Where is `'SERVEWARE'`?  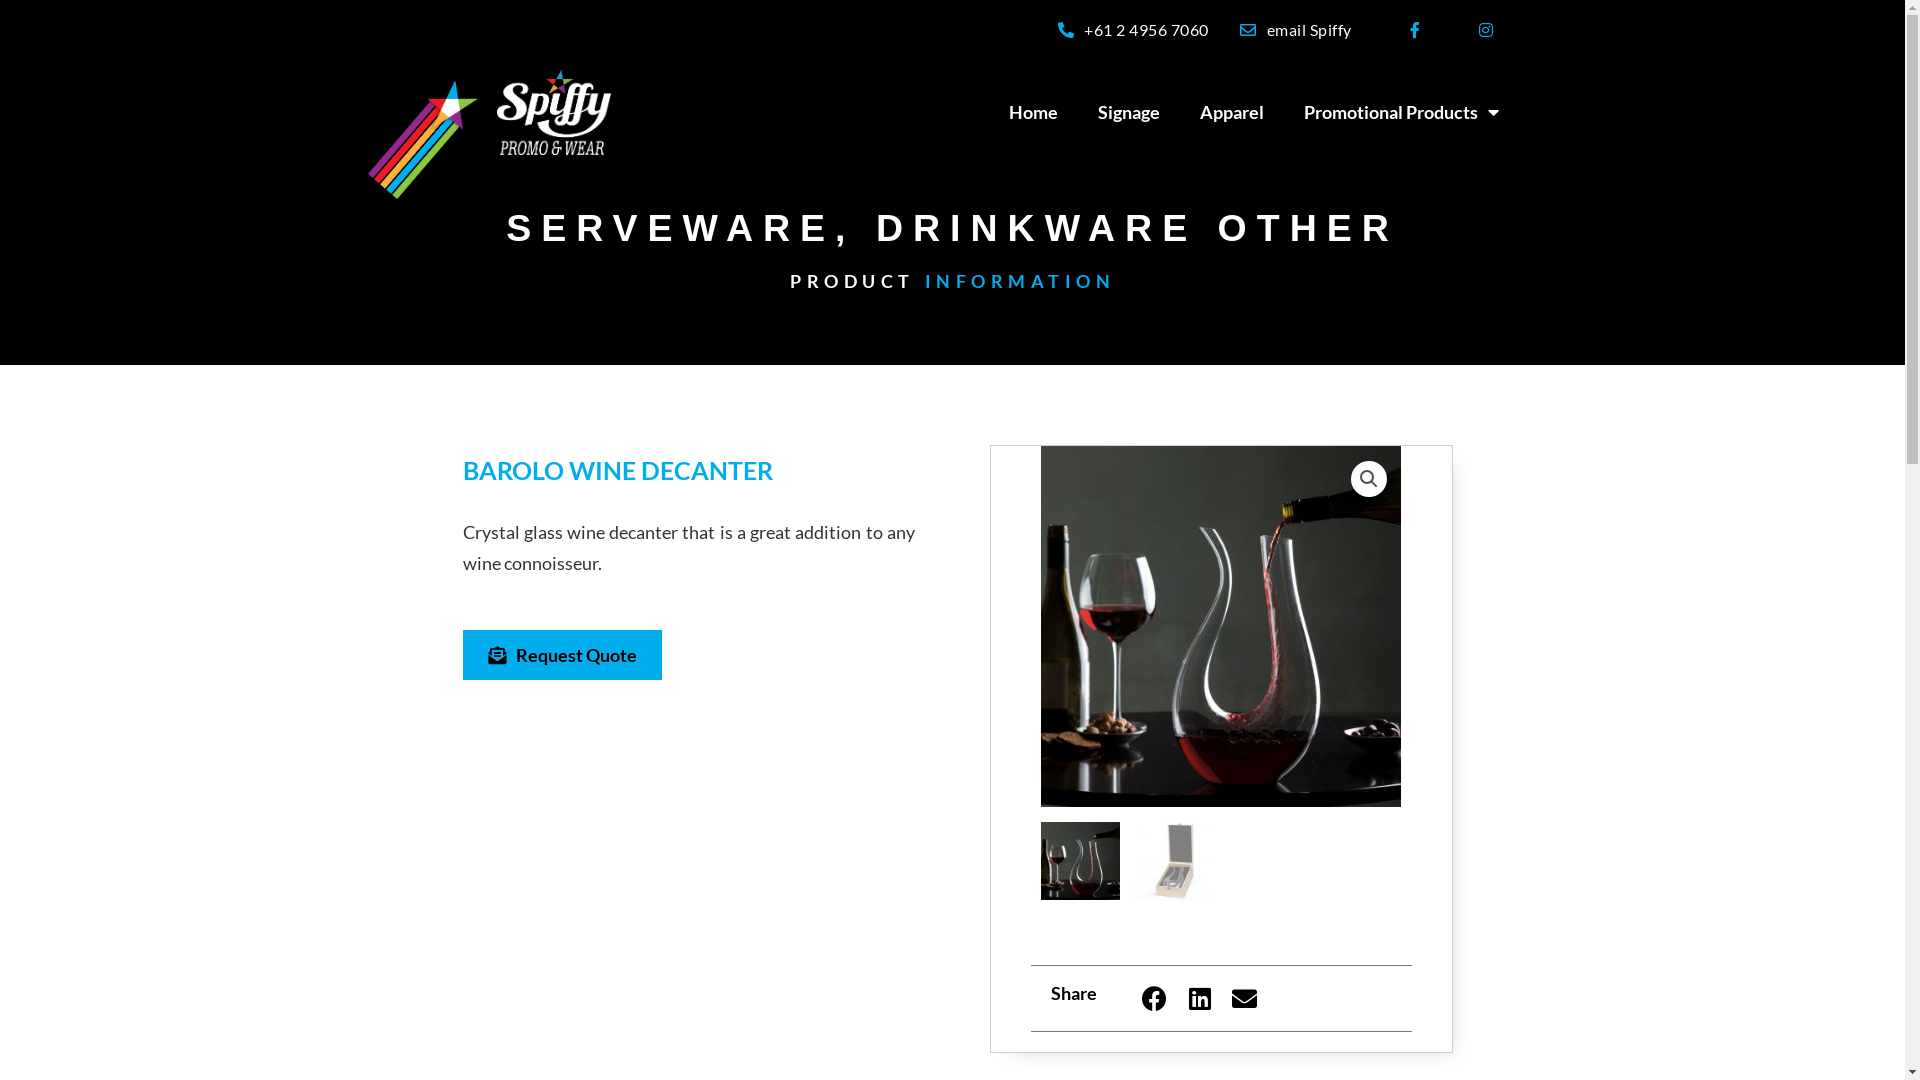
'SERVEWARE' is located at coordinates (670, 226).